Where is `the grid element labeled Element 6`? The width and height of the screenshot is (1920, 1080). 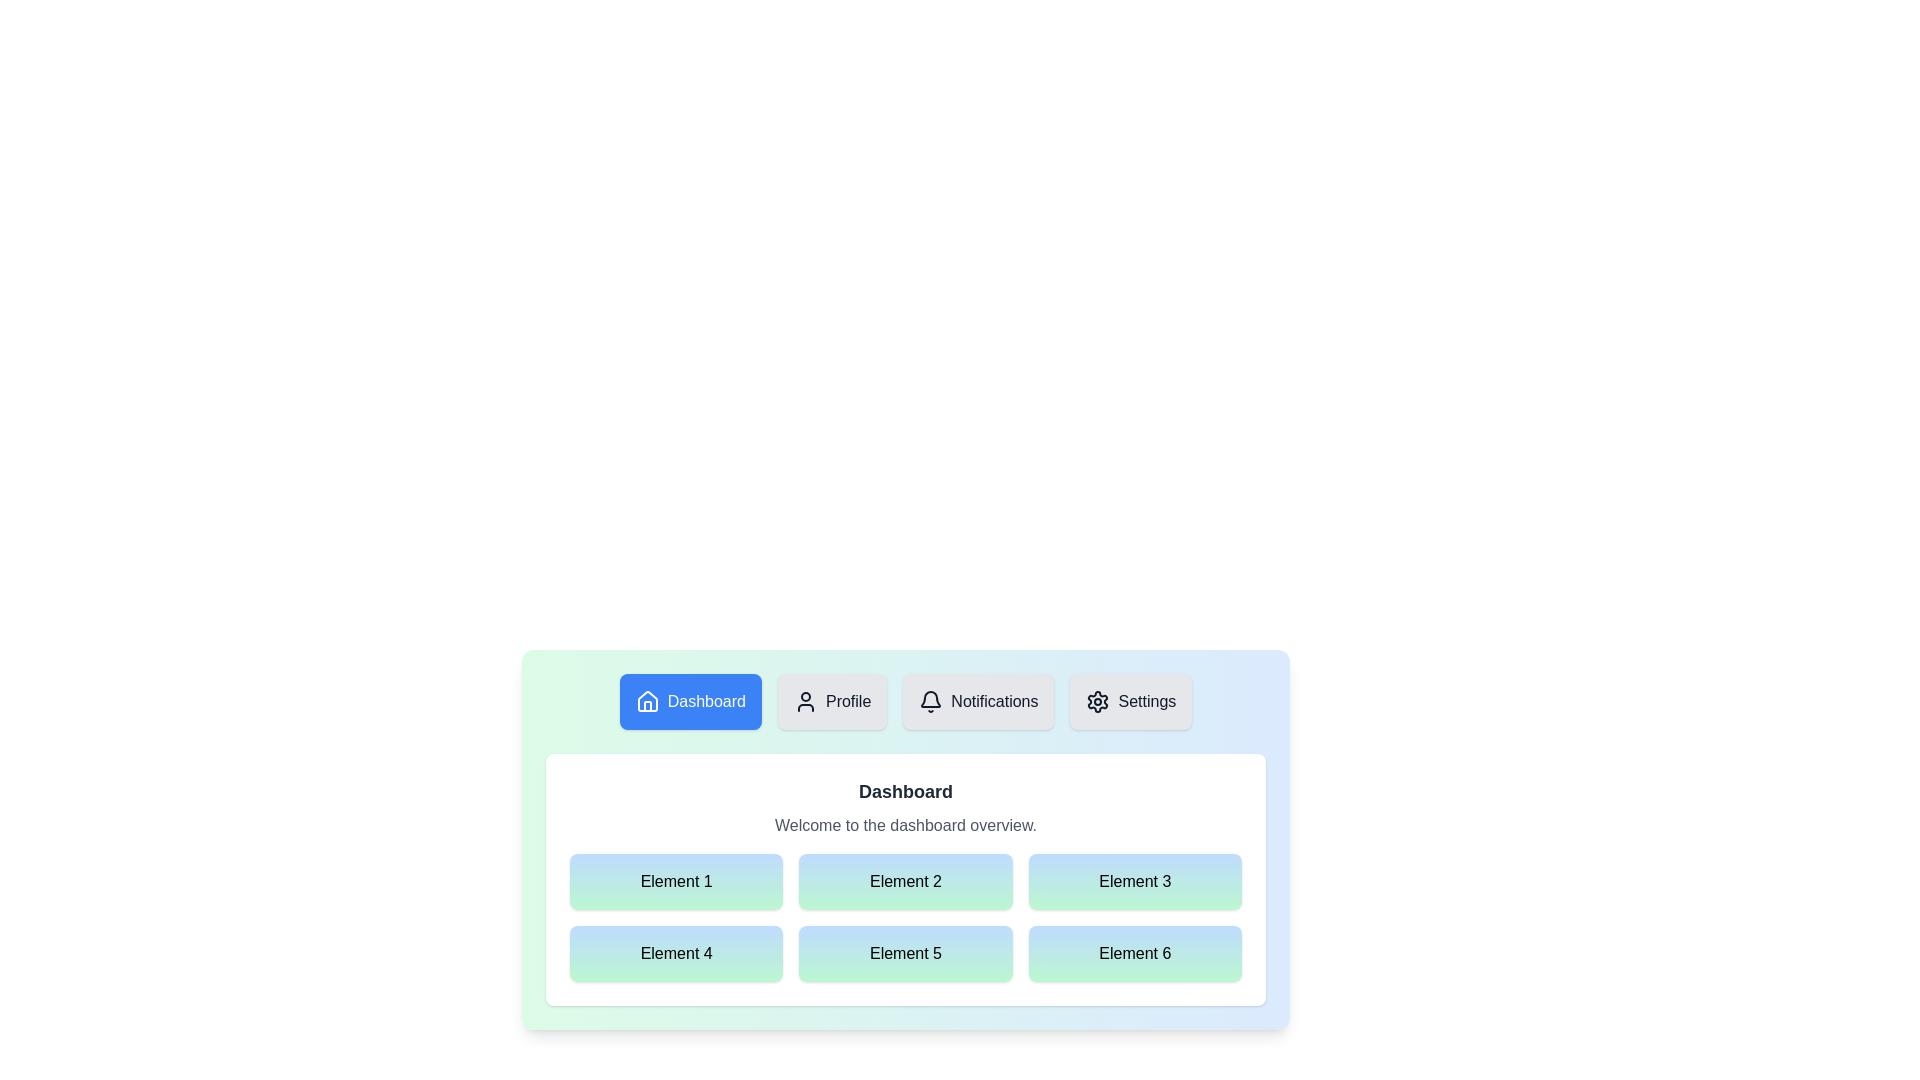
the grid element labeled Element 6 is located at coordinates (1135, 952).